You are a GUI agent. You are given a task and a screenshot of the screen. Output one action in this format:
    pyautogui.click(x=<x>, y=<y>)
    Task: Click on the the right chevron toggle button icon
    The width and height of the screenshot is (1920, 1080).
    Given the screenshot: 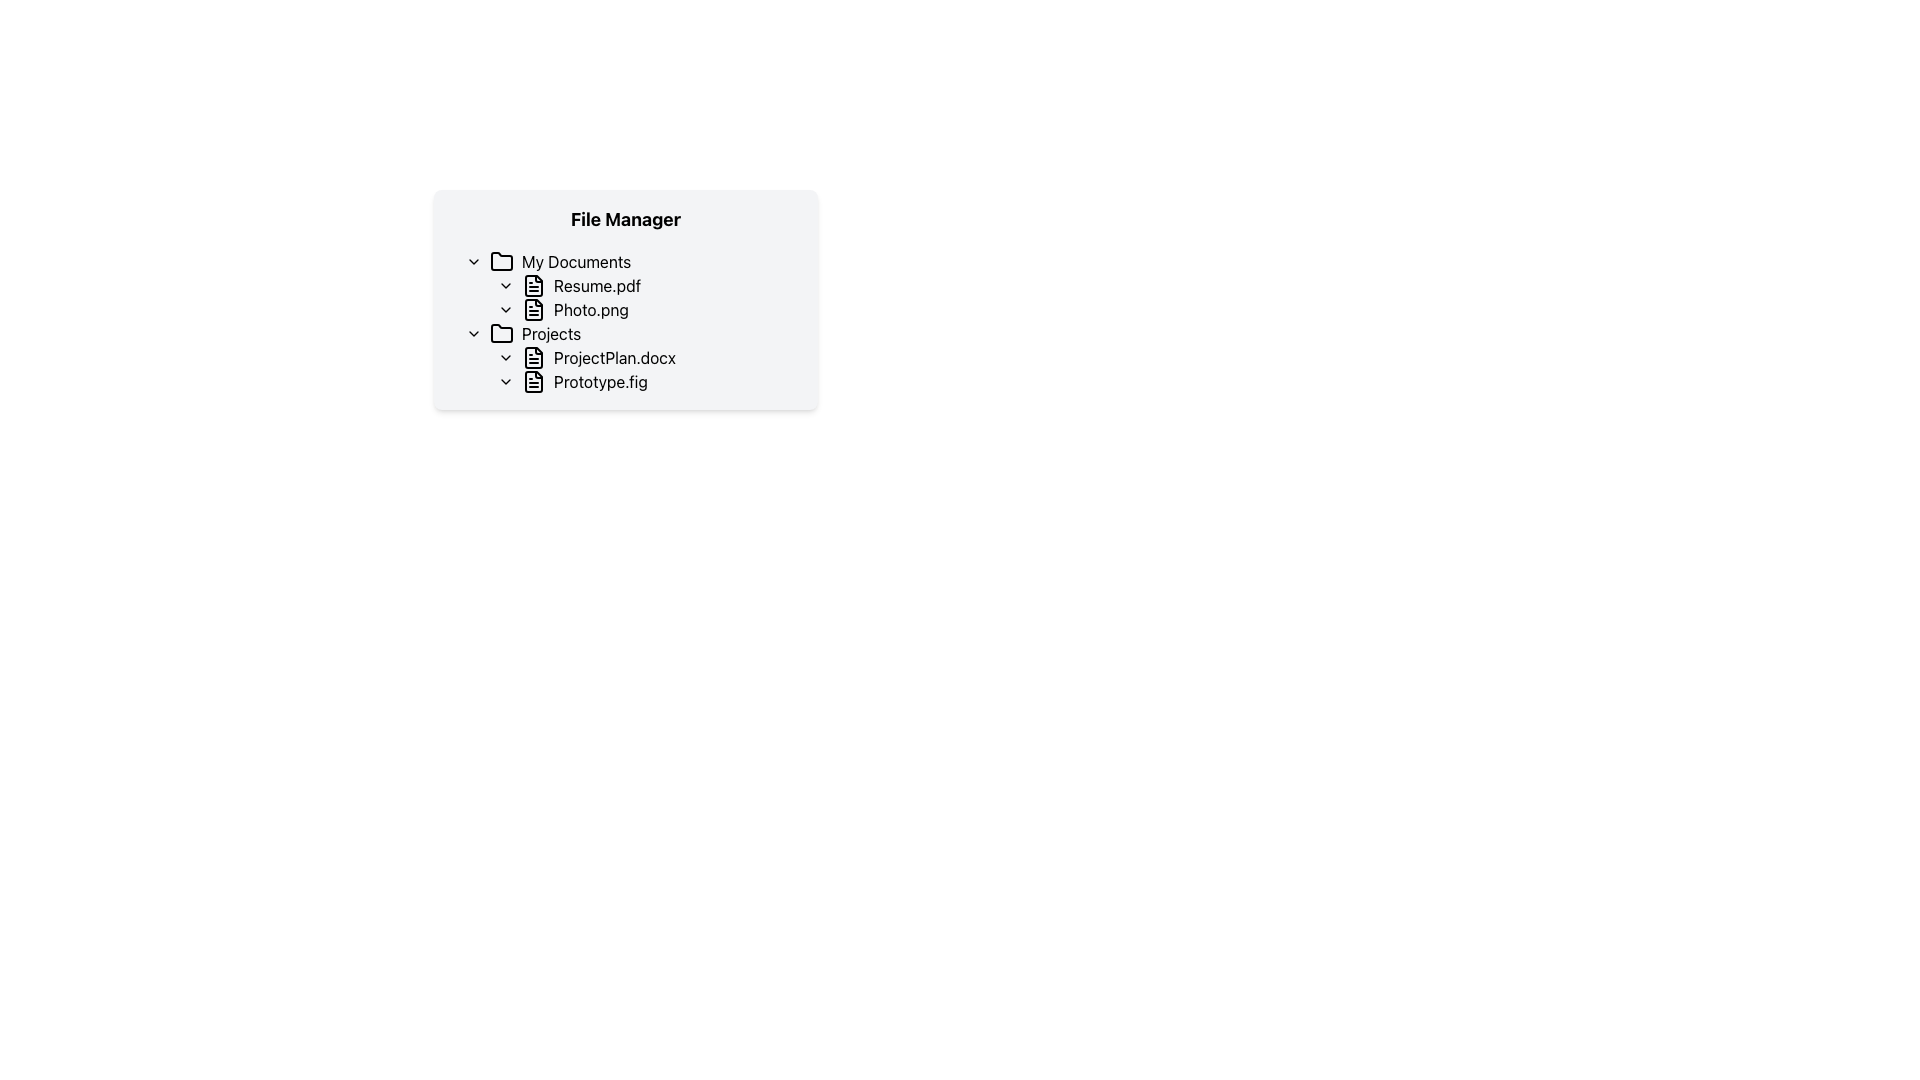 What is the action you would take?
    pyautogui.click(x=473, y=333)
    